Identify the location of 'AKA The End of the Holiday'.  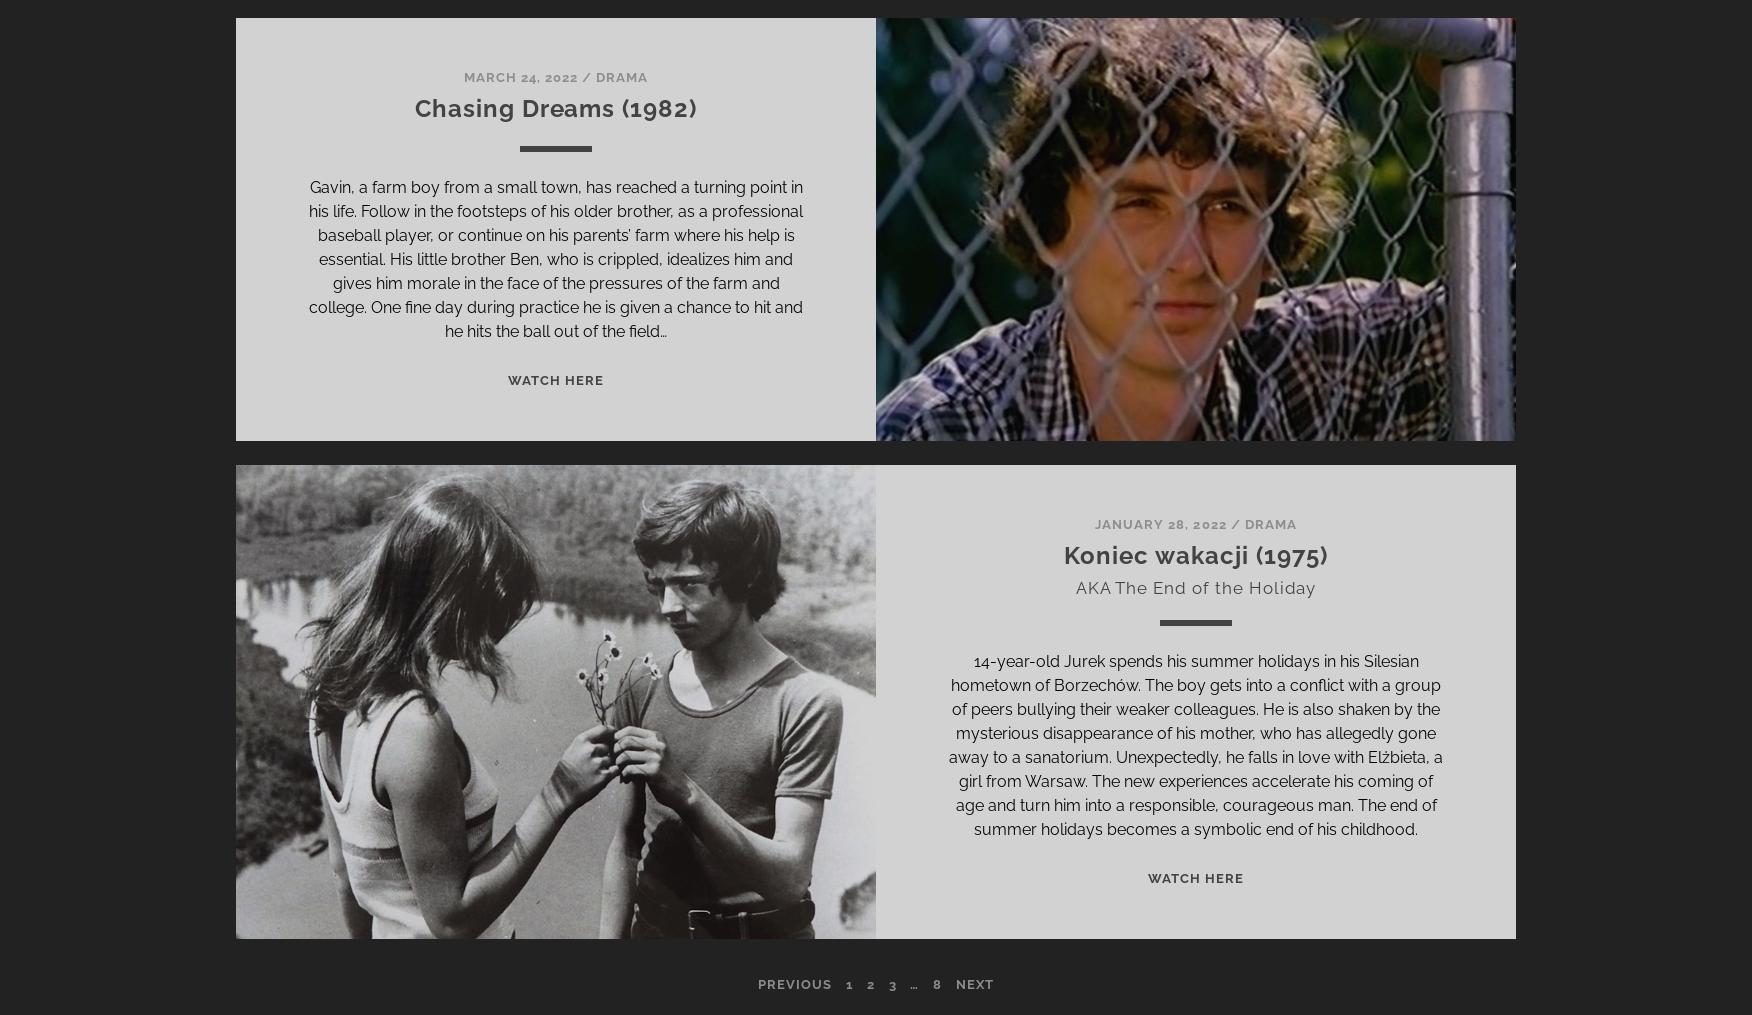
(1195, 586).